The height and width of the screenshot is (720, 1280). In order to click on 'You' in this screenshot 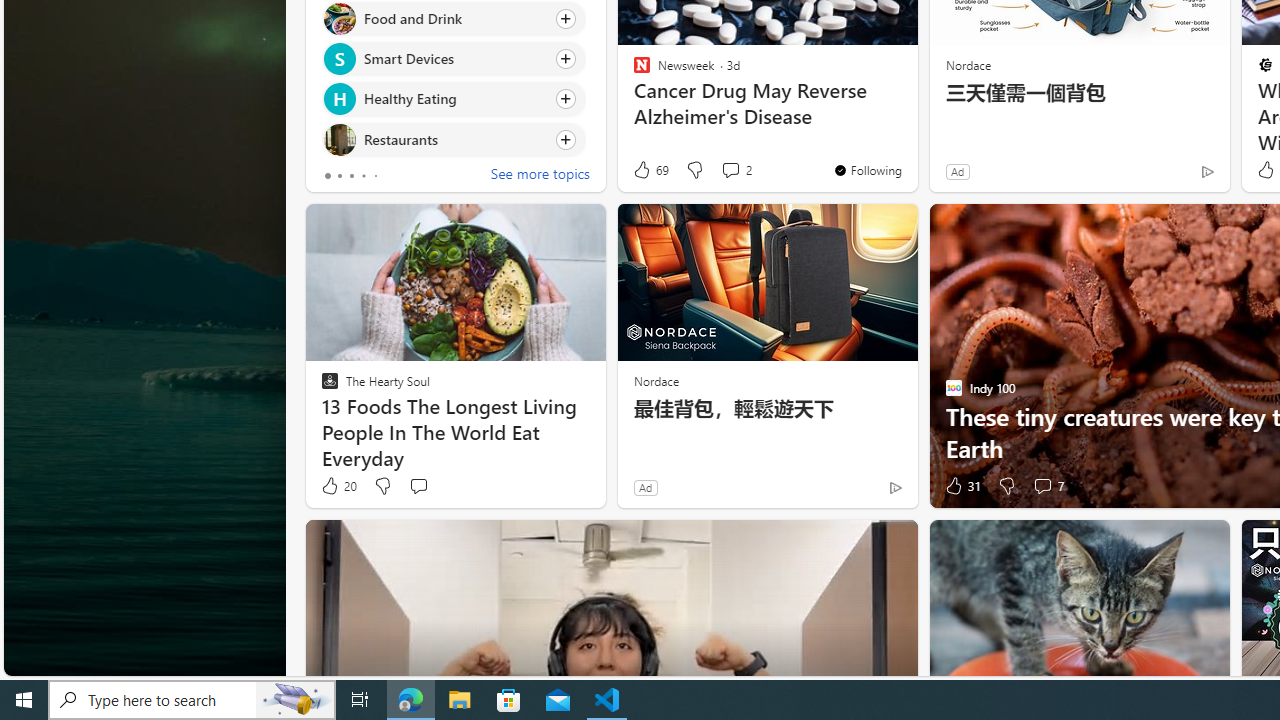, I will do `click(867, 168)`.